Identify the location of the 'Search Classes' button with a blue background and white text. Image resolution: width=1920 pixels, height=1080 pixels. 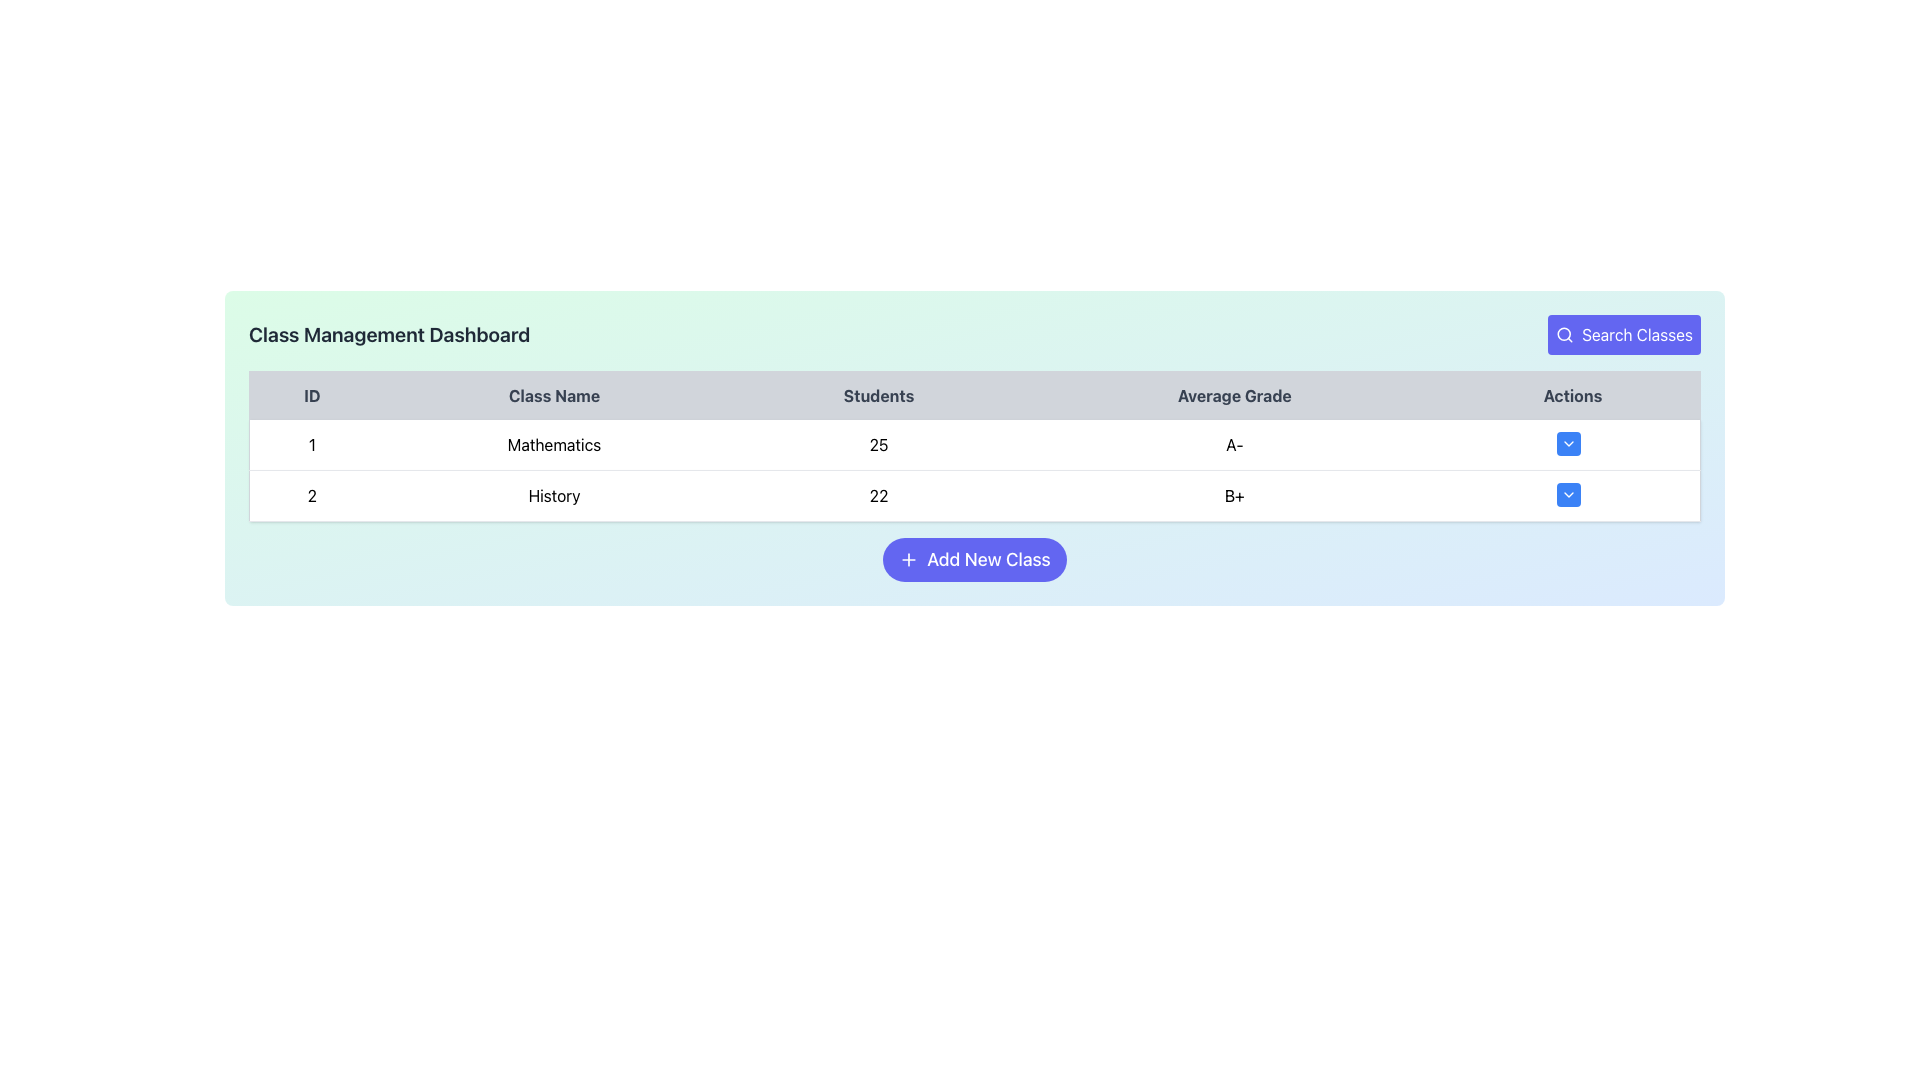
(1624, 334).